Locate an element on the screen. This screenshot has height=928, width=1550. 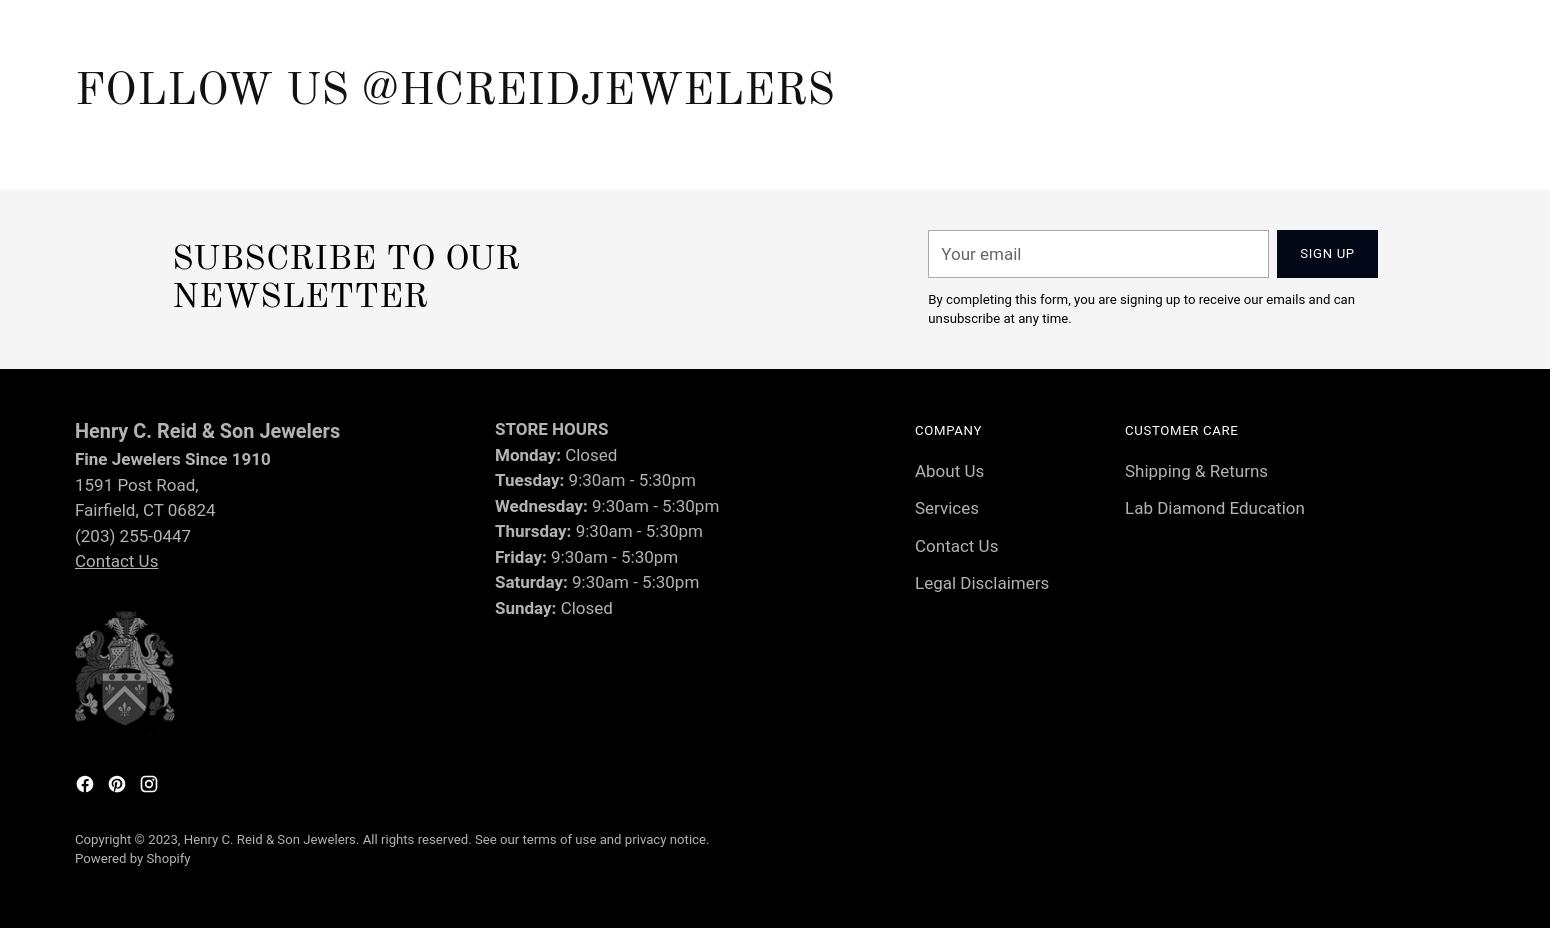
'Legal Disclaimers' is located at coordinates (980, 582).